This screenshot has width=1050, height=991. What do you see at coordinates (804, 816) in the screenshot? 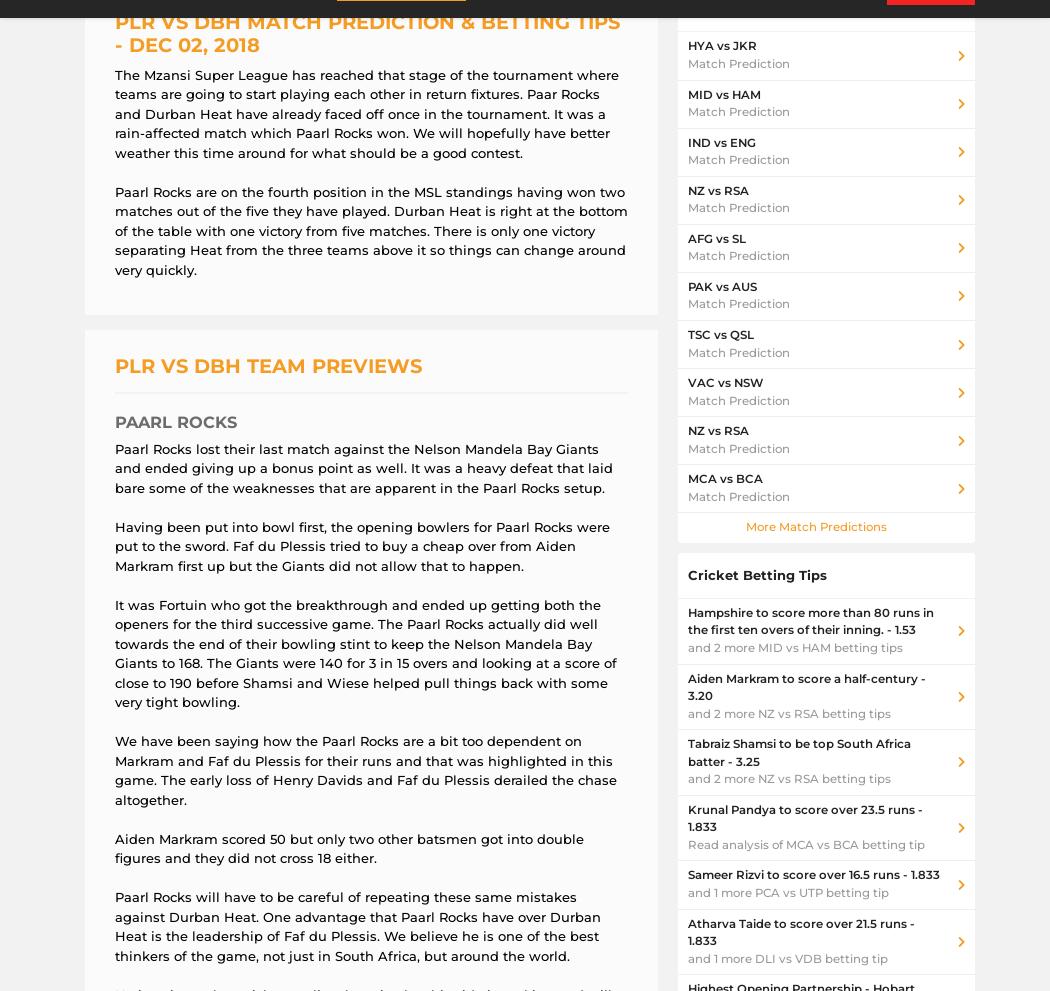
I see `'Krunal Pandya to score over 23.5 runs - 1.833'` at bounding box center [804, 816].